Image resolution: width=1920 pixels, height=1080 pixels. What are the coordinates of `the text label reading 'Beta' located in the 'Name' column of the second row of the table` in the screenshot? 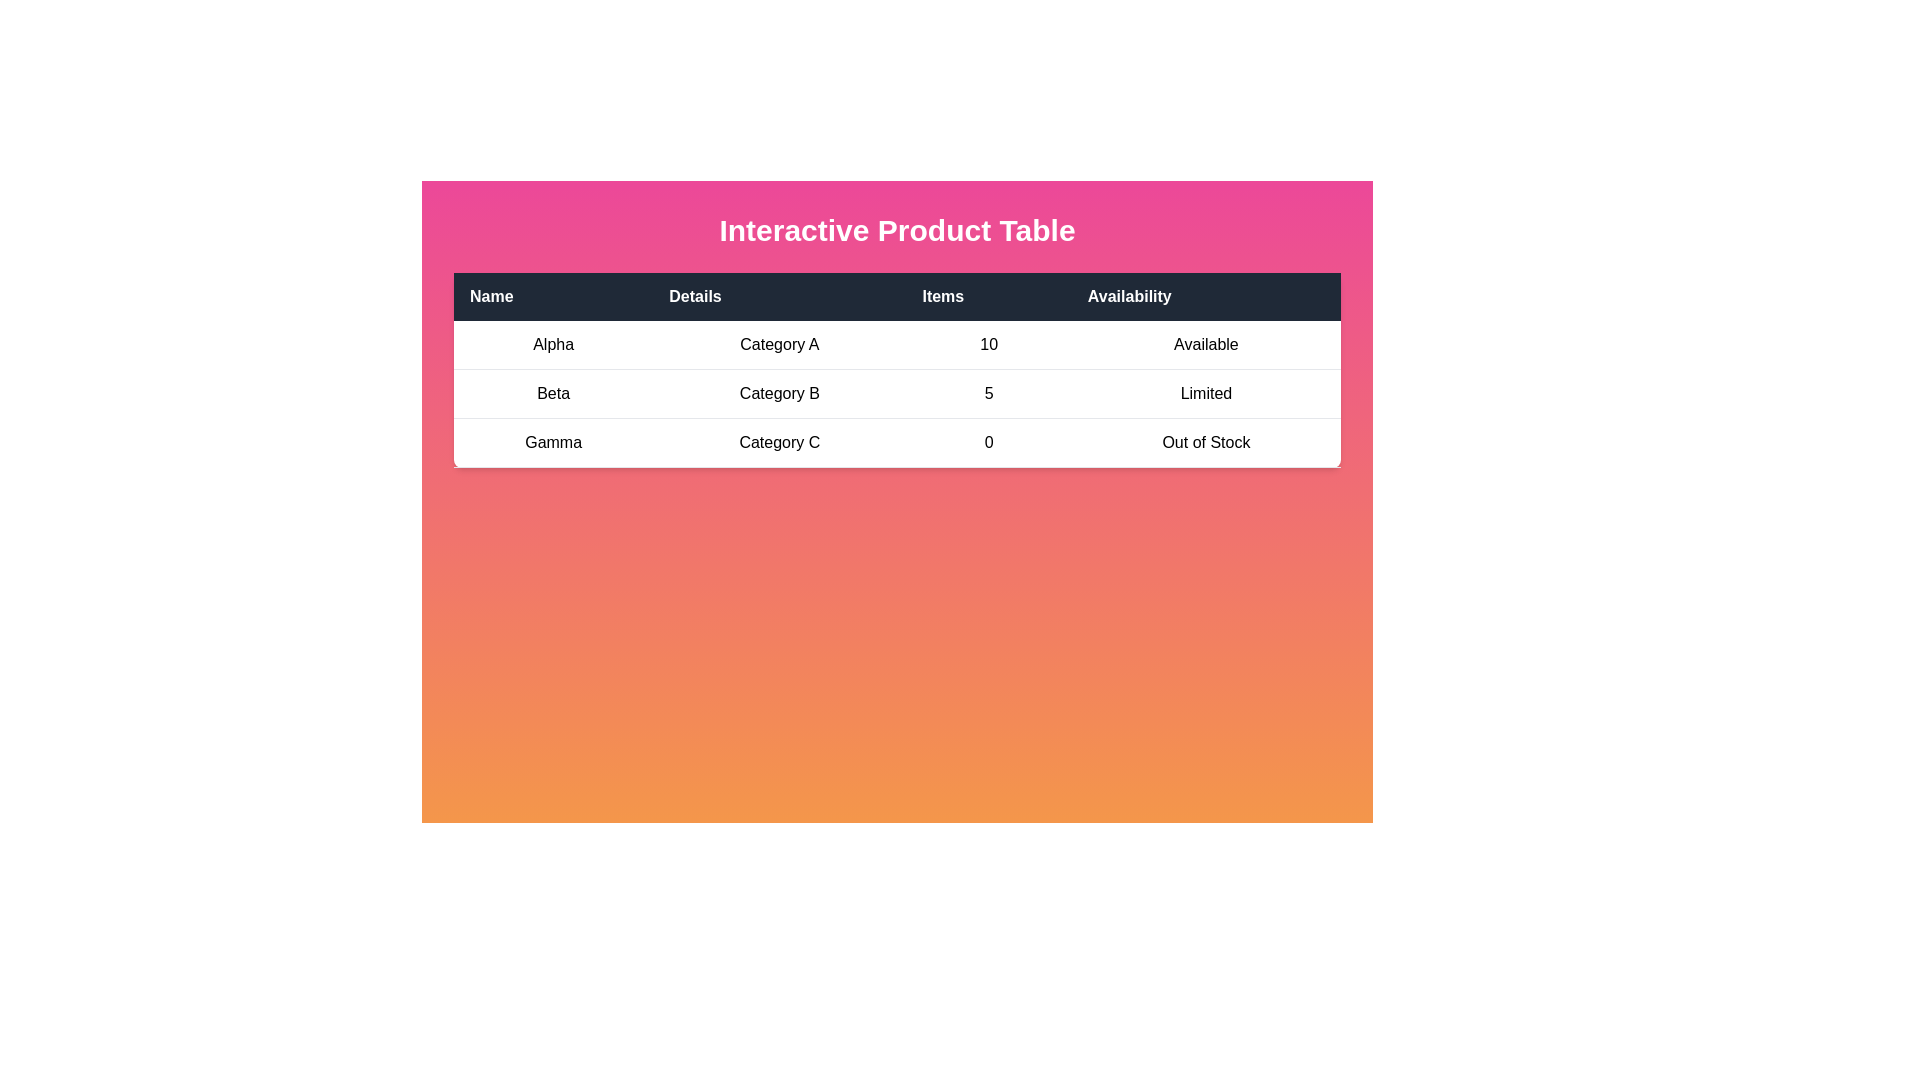 It's located at (553, 393).